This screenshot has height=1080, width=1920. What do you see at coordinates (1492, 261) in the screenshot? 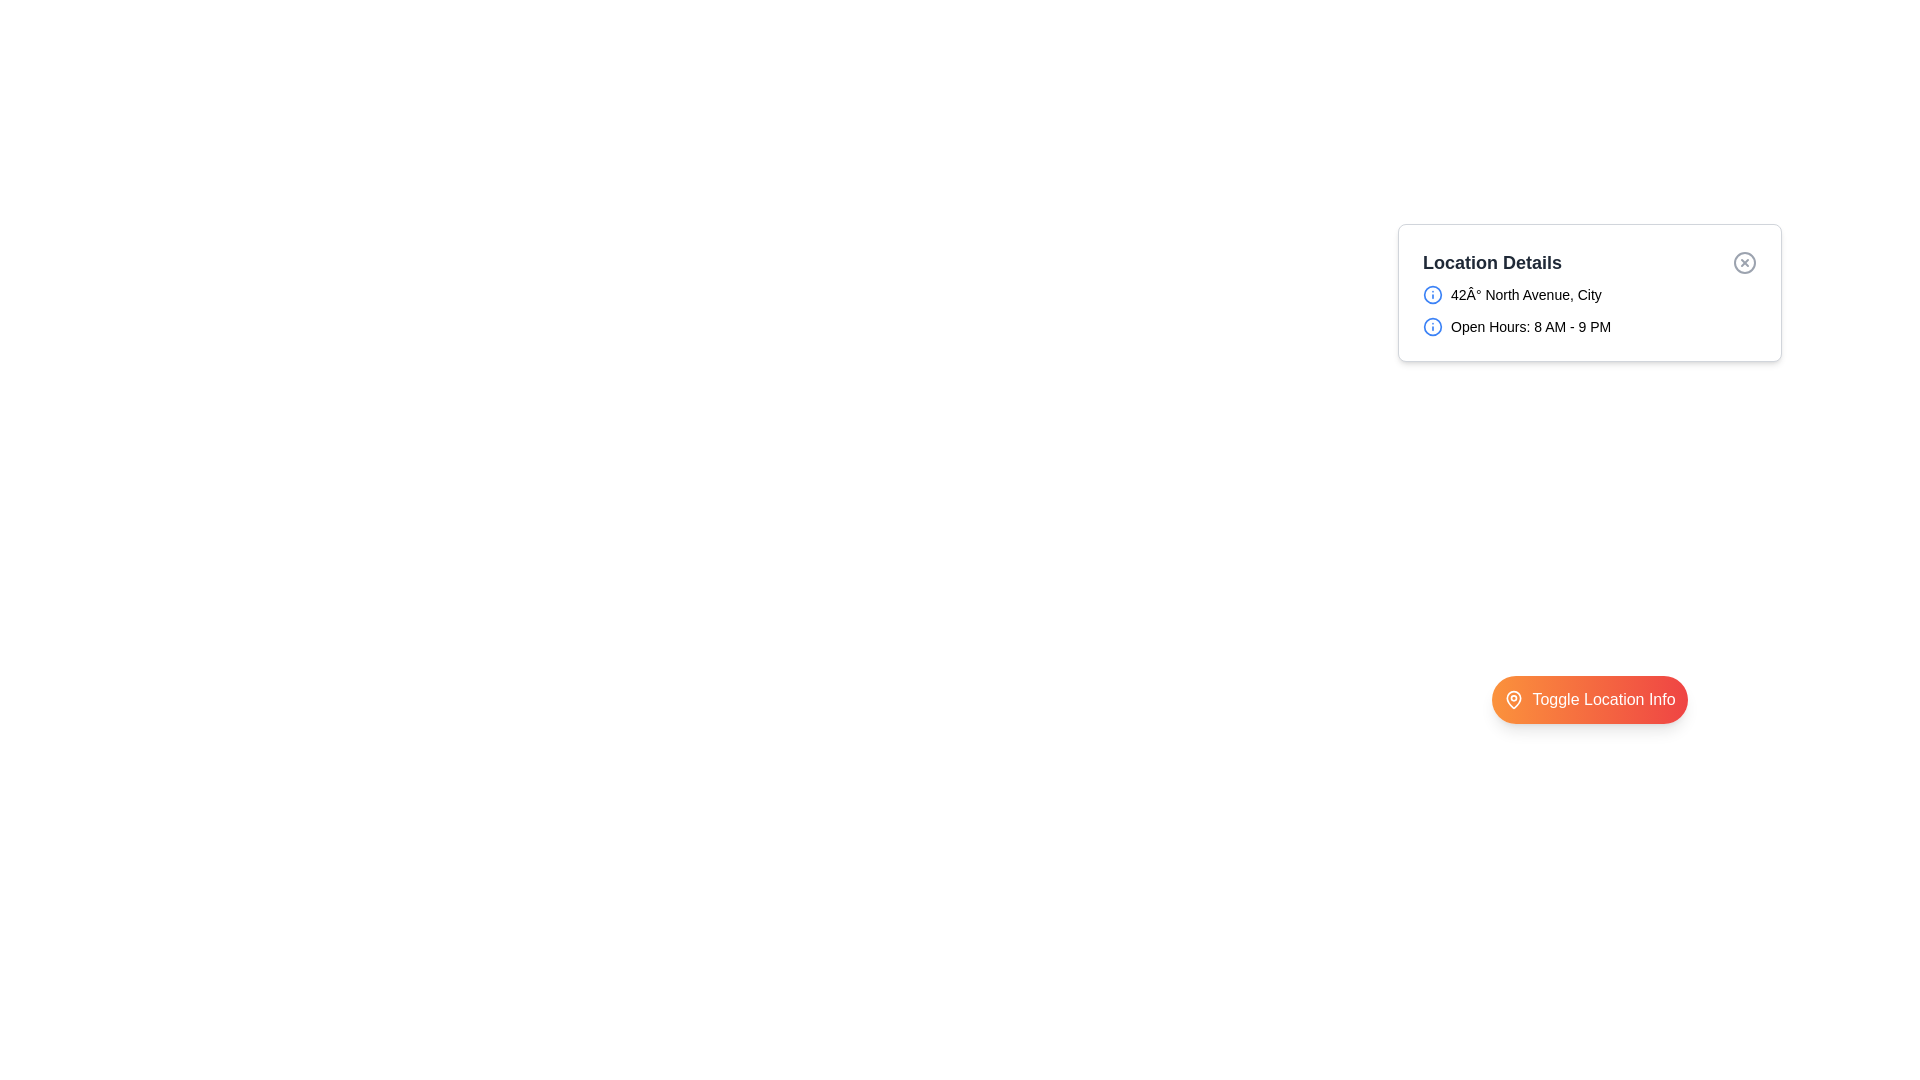
I see `the Text Label displaying 'Location Details' which indicates the section heading for location details` at bounding box center [1492, 261].